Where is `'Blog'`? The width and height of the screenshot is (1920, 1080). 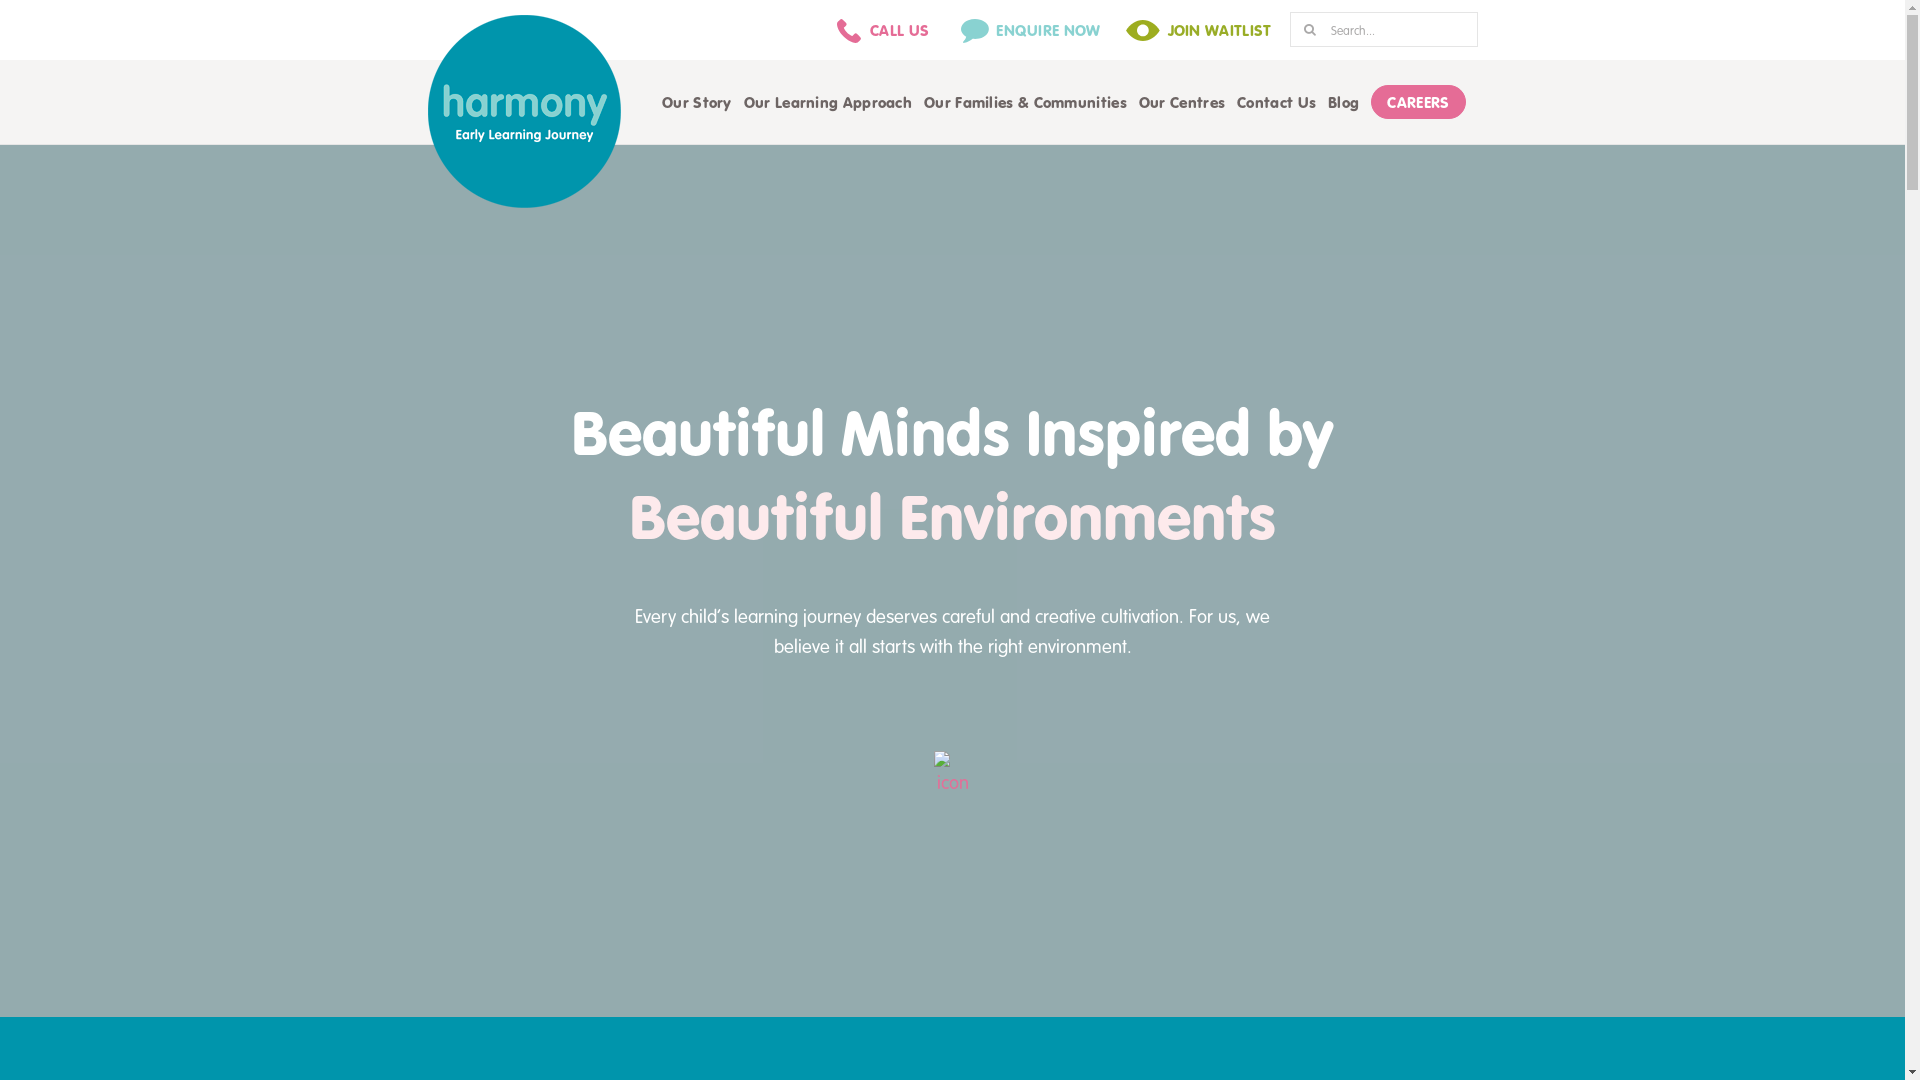 'Blog' is located at coordinates (1343, 101).